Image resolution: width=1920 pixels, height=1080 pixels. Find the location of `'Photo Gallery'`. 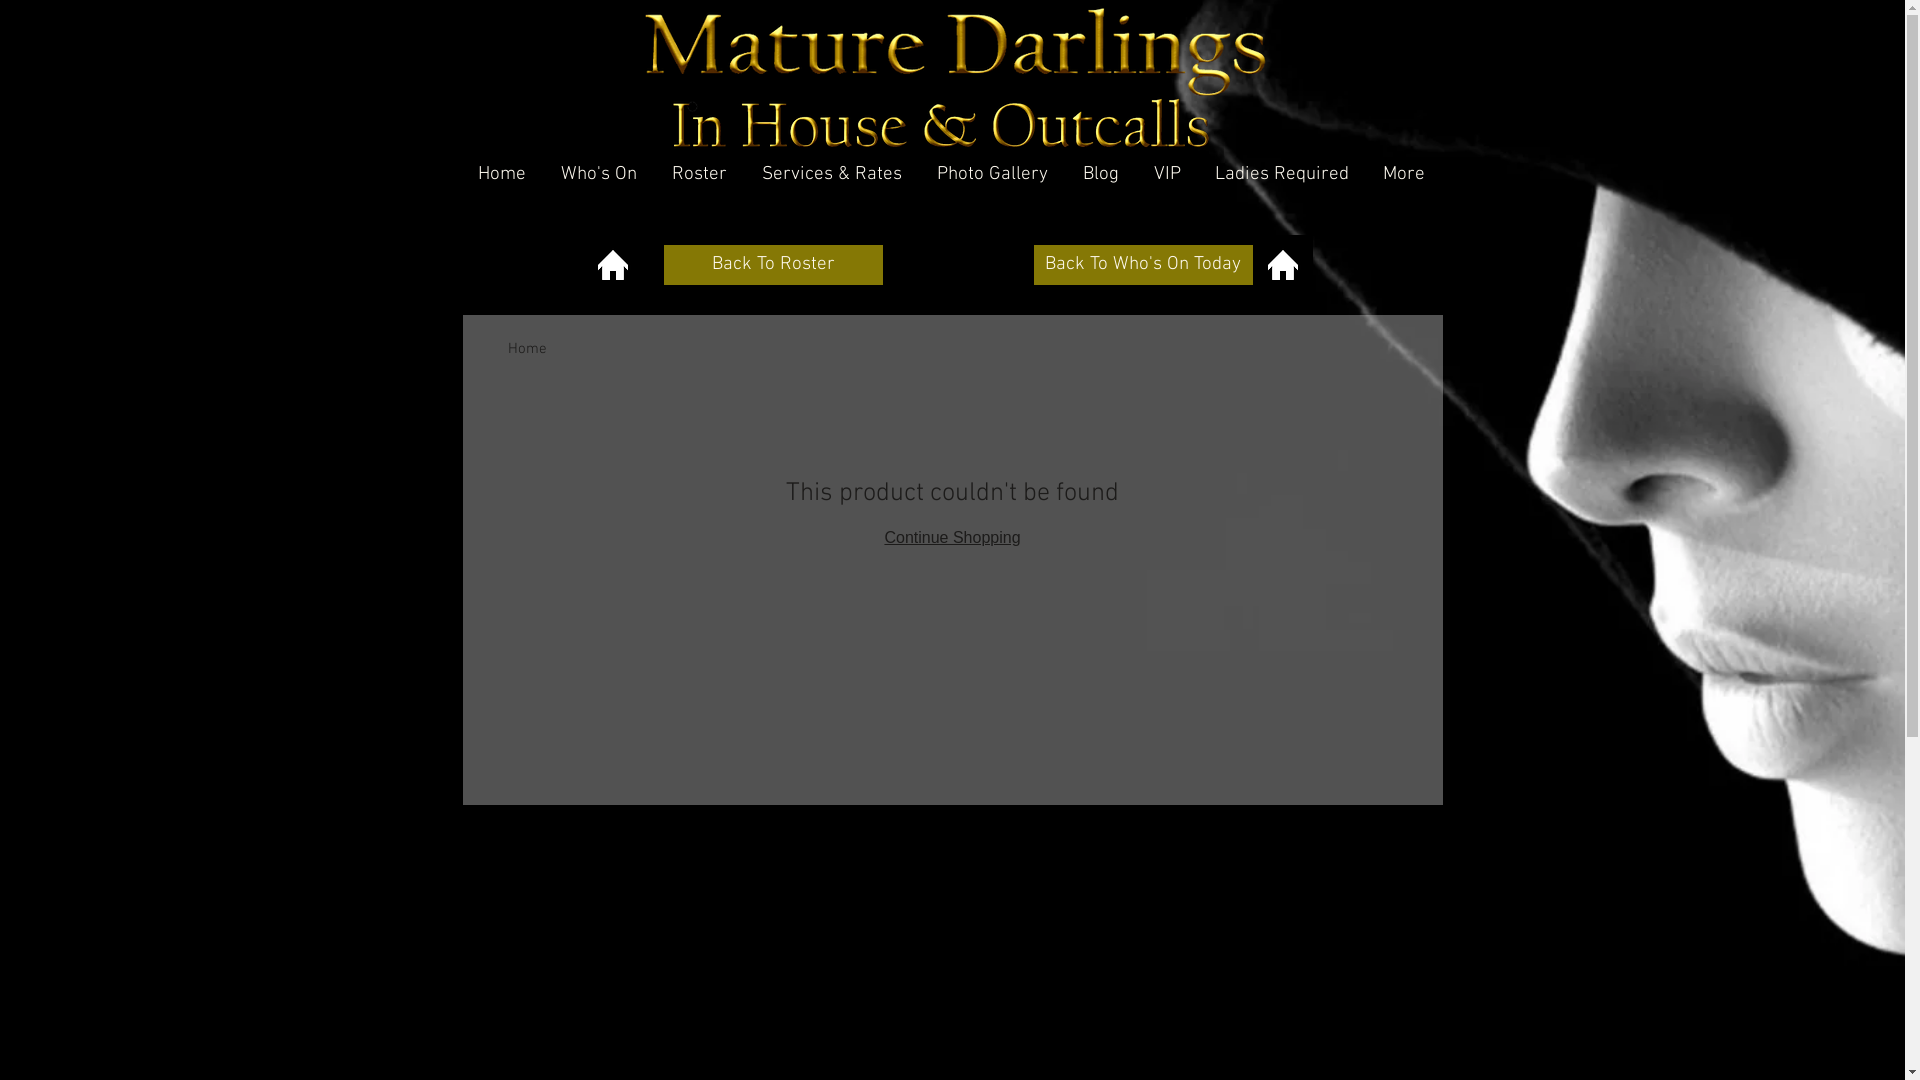

'Photo Gallery' is located at coordinates (993, 173).